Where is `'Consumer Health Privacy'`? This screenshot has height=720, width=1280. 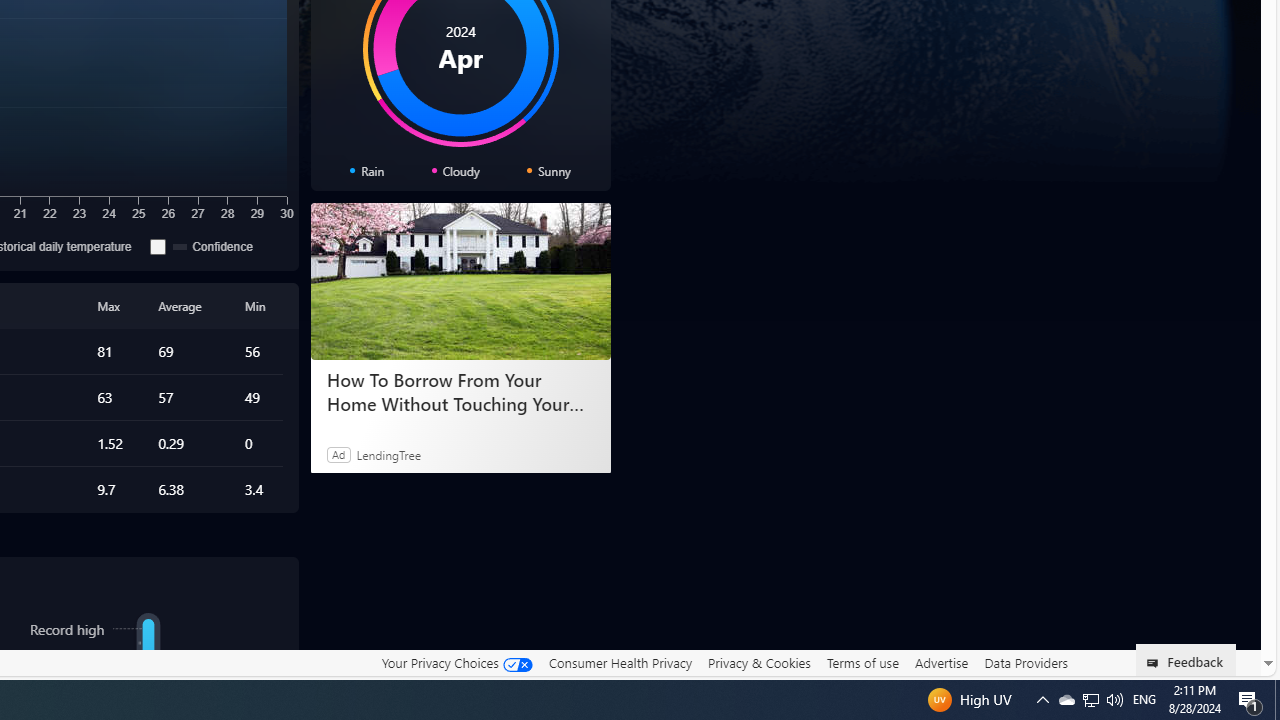
'Consumer Health Privacy' is located at coordinates (619, 663).